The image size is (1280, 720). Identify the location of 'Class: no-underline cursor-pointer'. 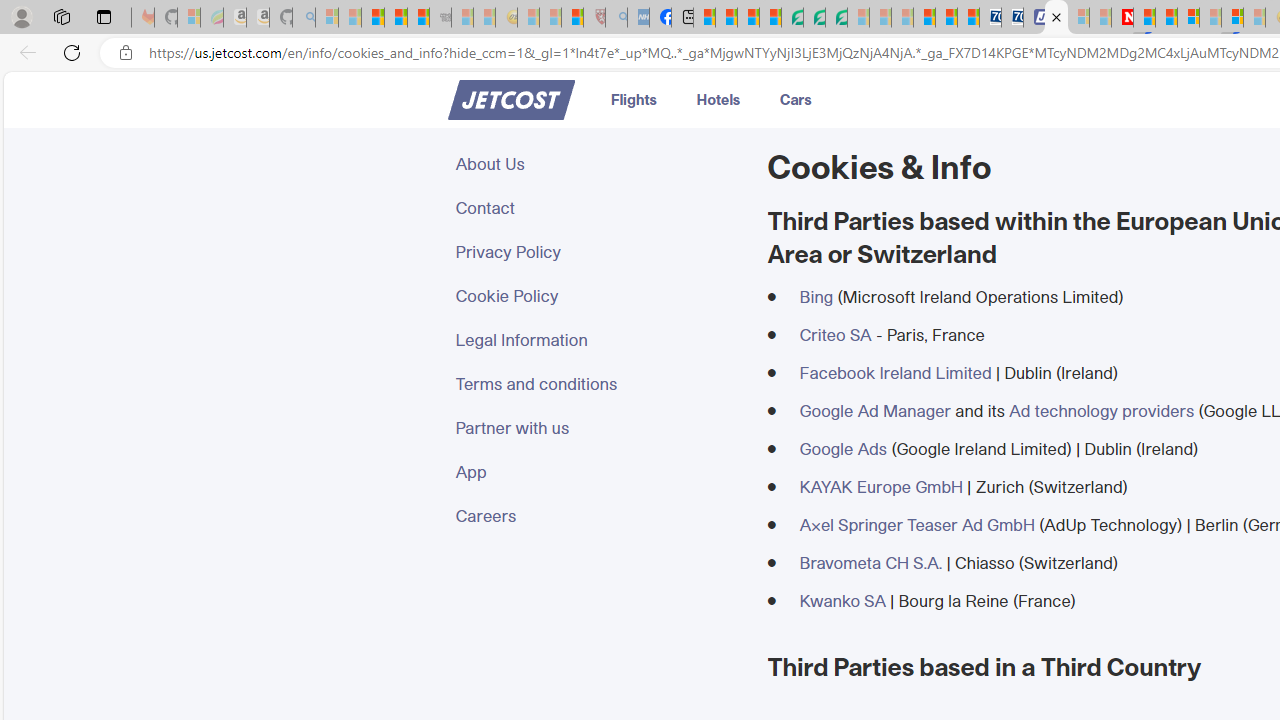
(510, 100).